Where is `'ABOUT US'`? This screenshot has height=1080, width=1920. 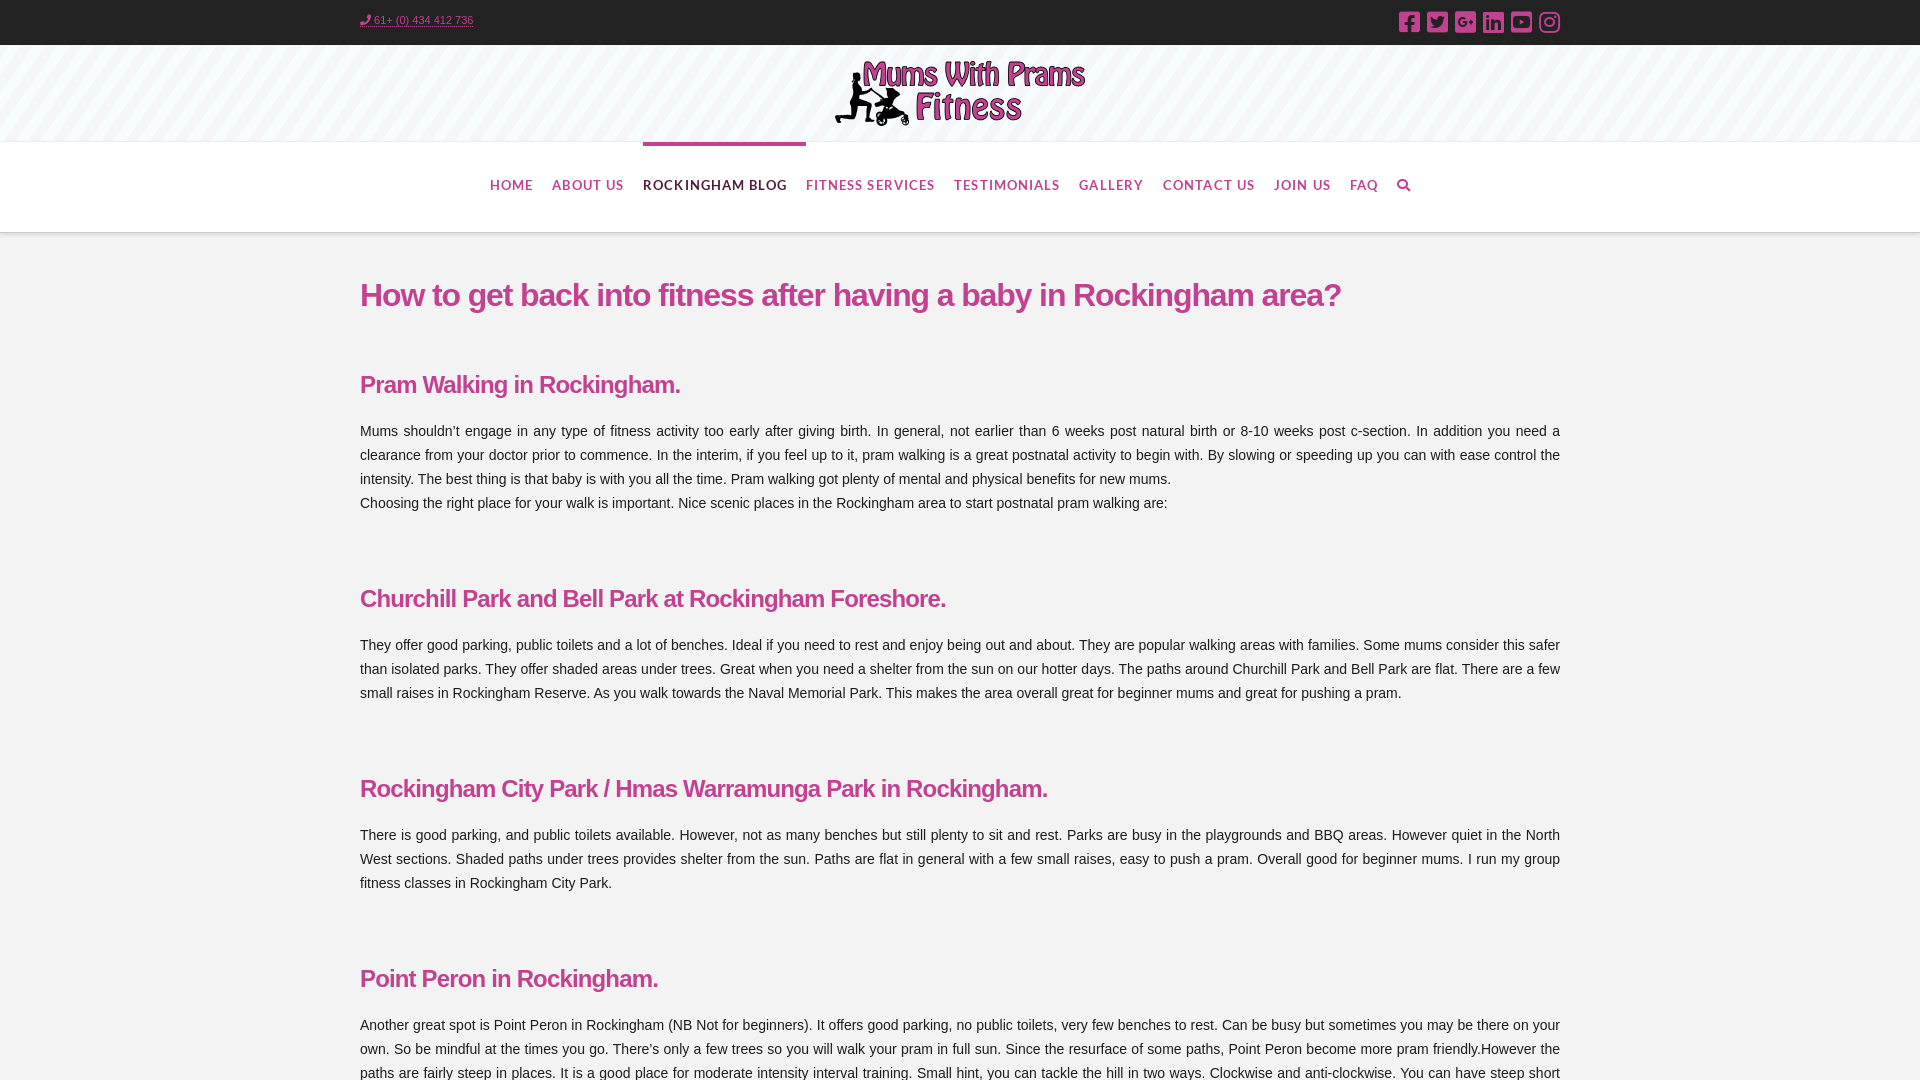 'ABOUT US' is located at coordinates (596, 186).